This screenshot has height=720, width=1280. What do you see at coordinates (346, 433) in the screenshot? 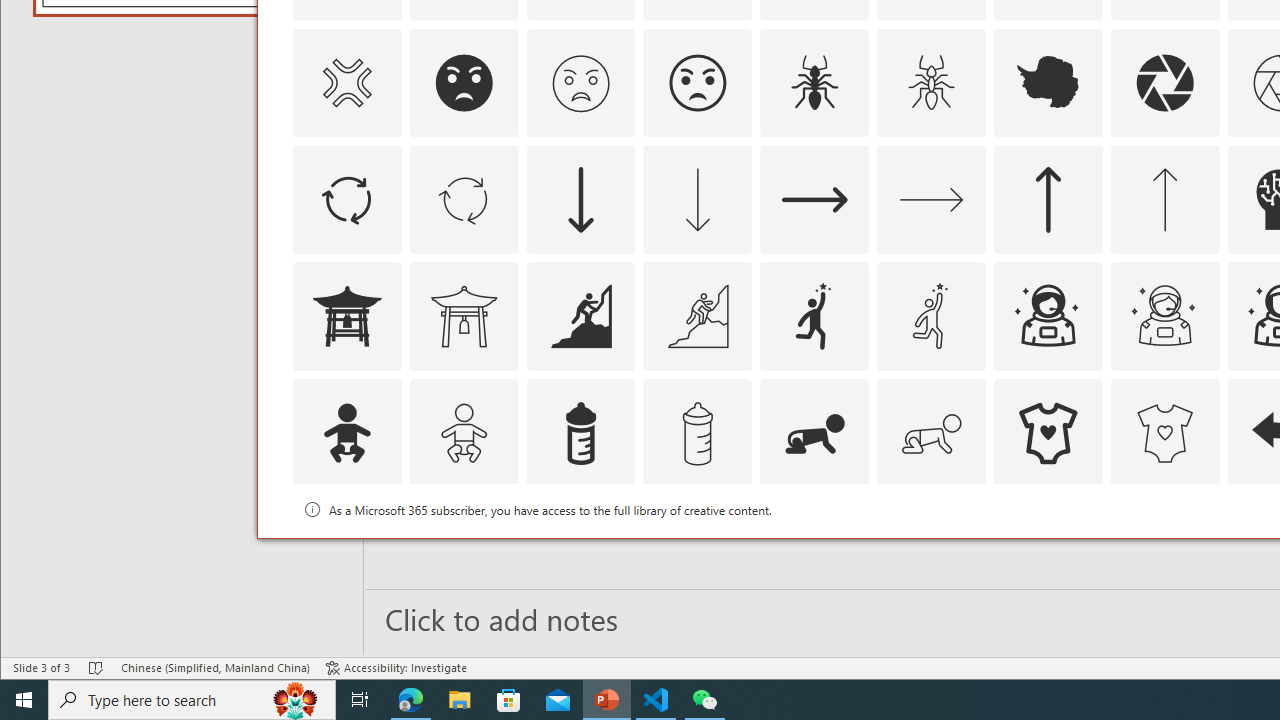
I see `'AutomationID: Icons_Baby'` at bounding box center [346, 433].